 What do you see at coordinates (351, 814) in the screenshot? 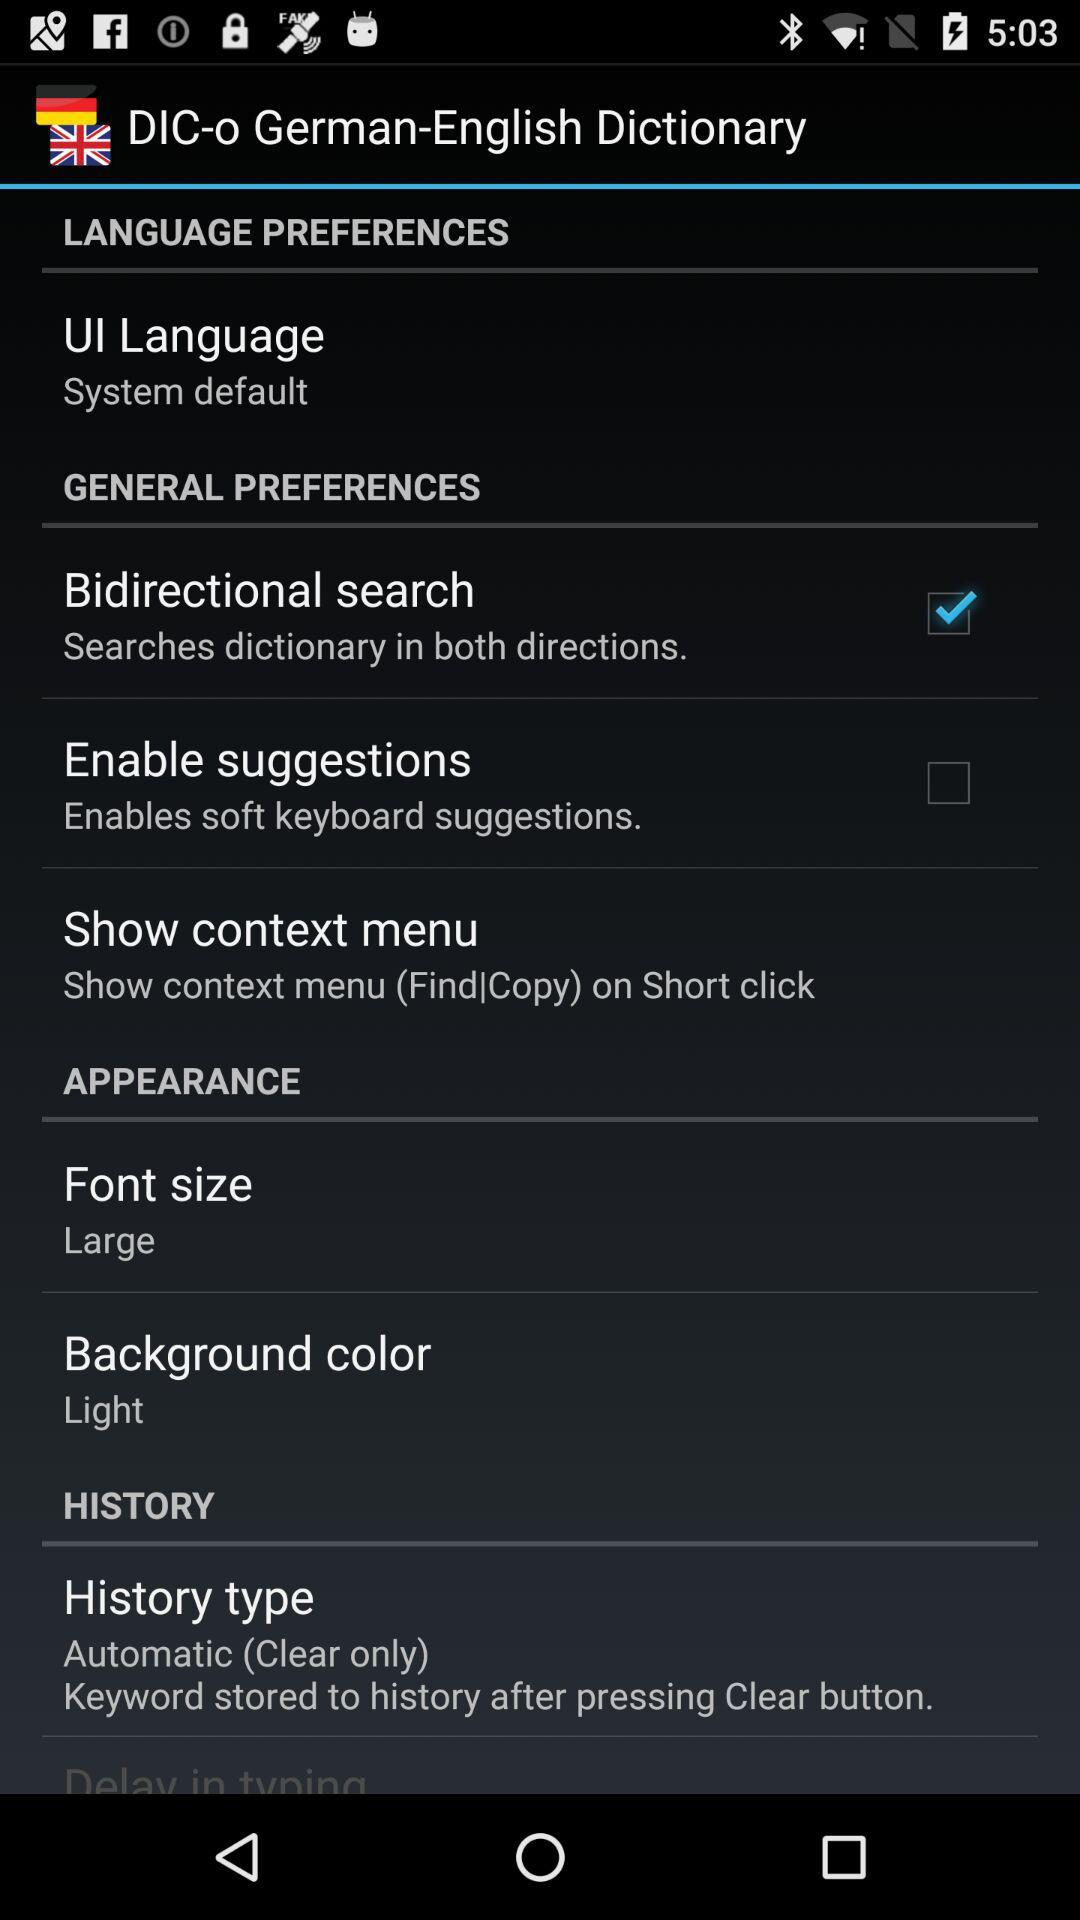
I see `enables soft keyboard item` at bounding box center [351, 814].